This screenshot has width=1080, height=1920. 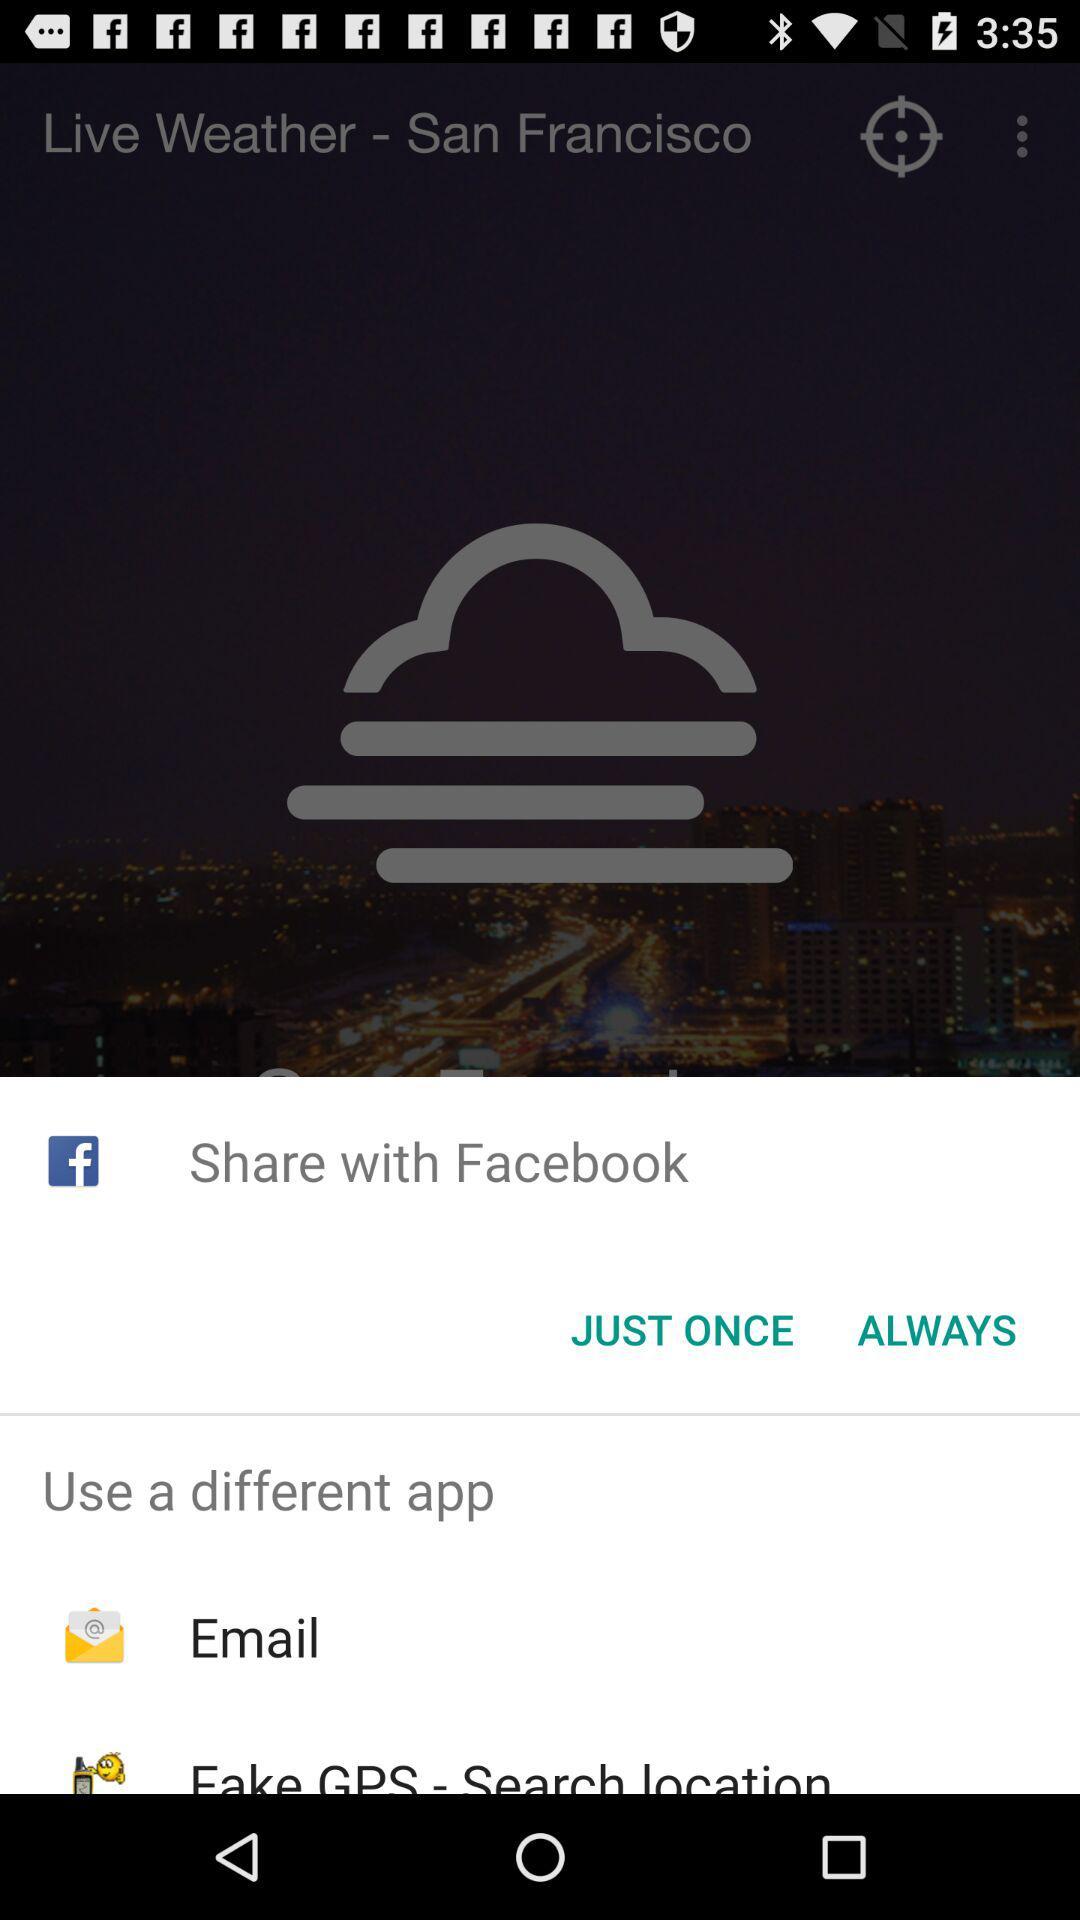 What do you see at coordinates (937, 1329) in the screenshot?
I see `always item` at bounding box center [937, 1329].